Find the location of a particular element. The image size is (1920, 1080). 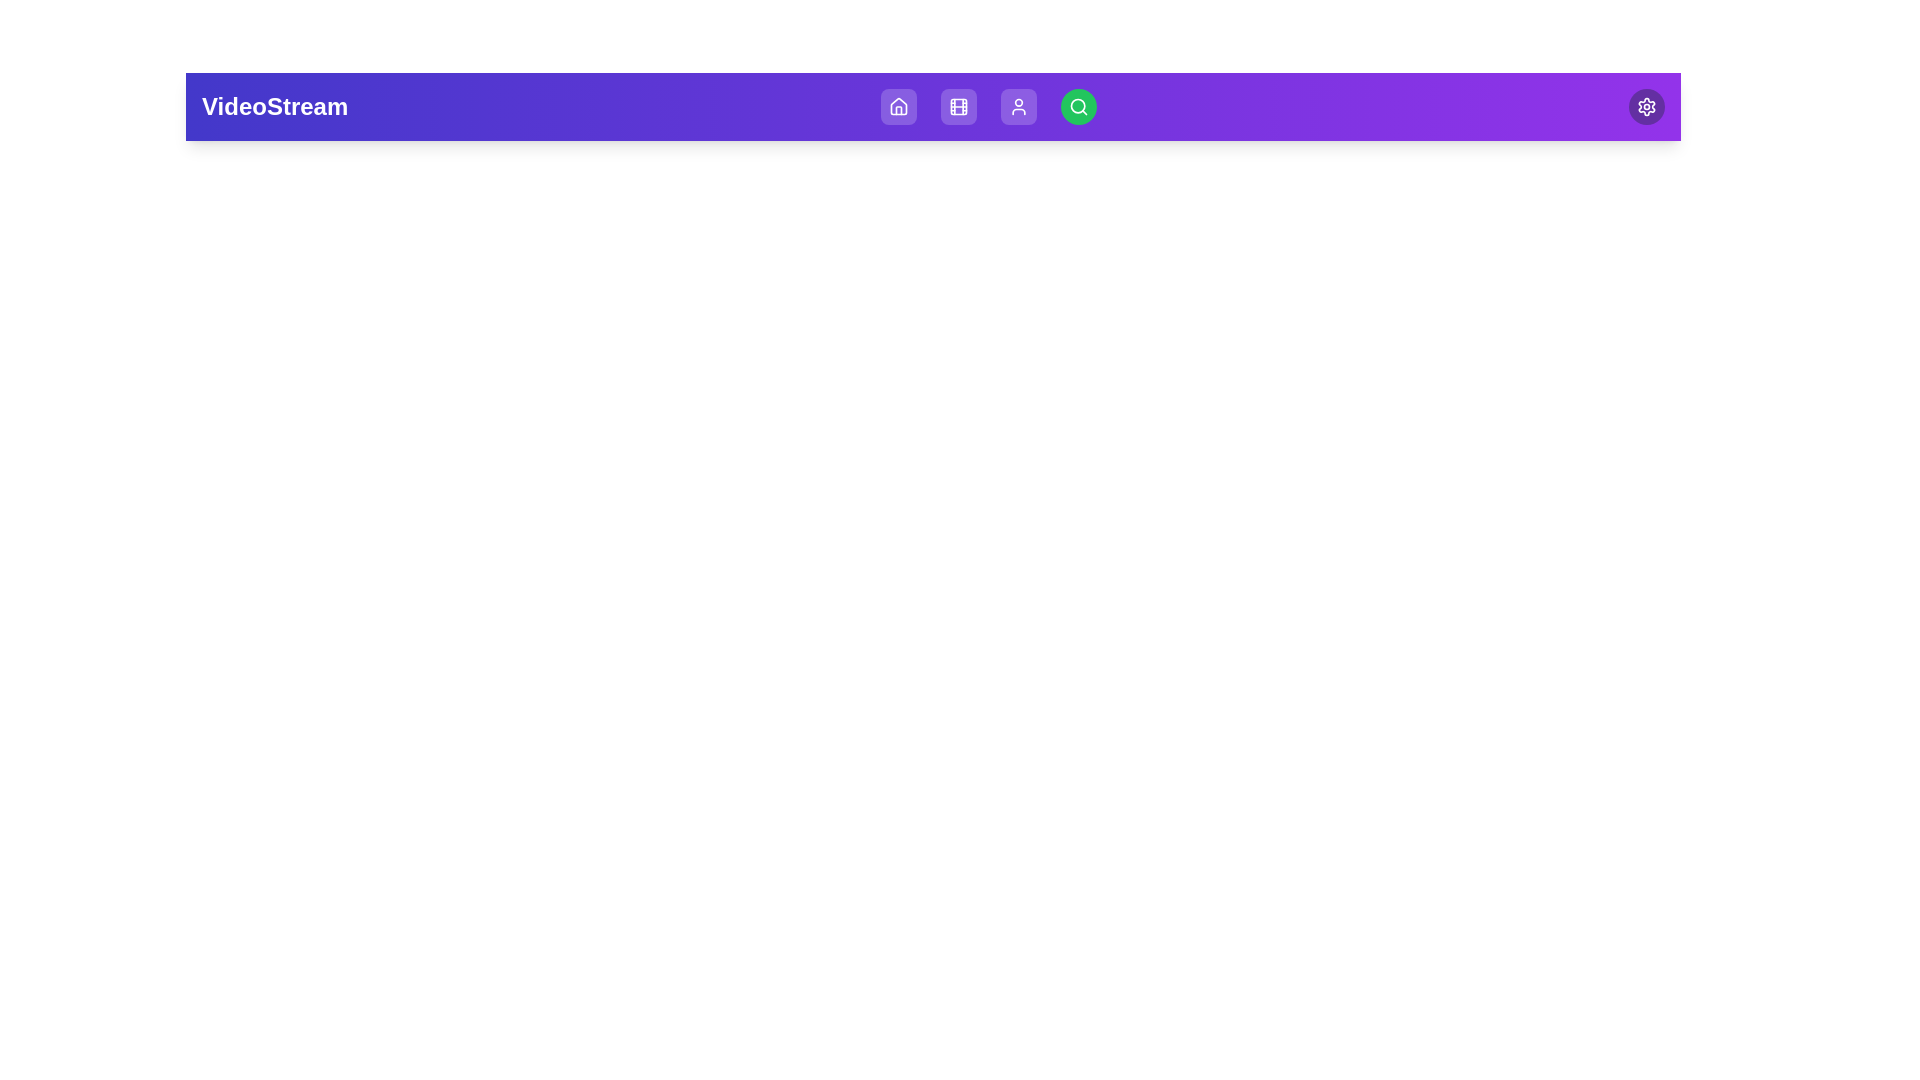

the Search button is located at coordinates (1077, 107).